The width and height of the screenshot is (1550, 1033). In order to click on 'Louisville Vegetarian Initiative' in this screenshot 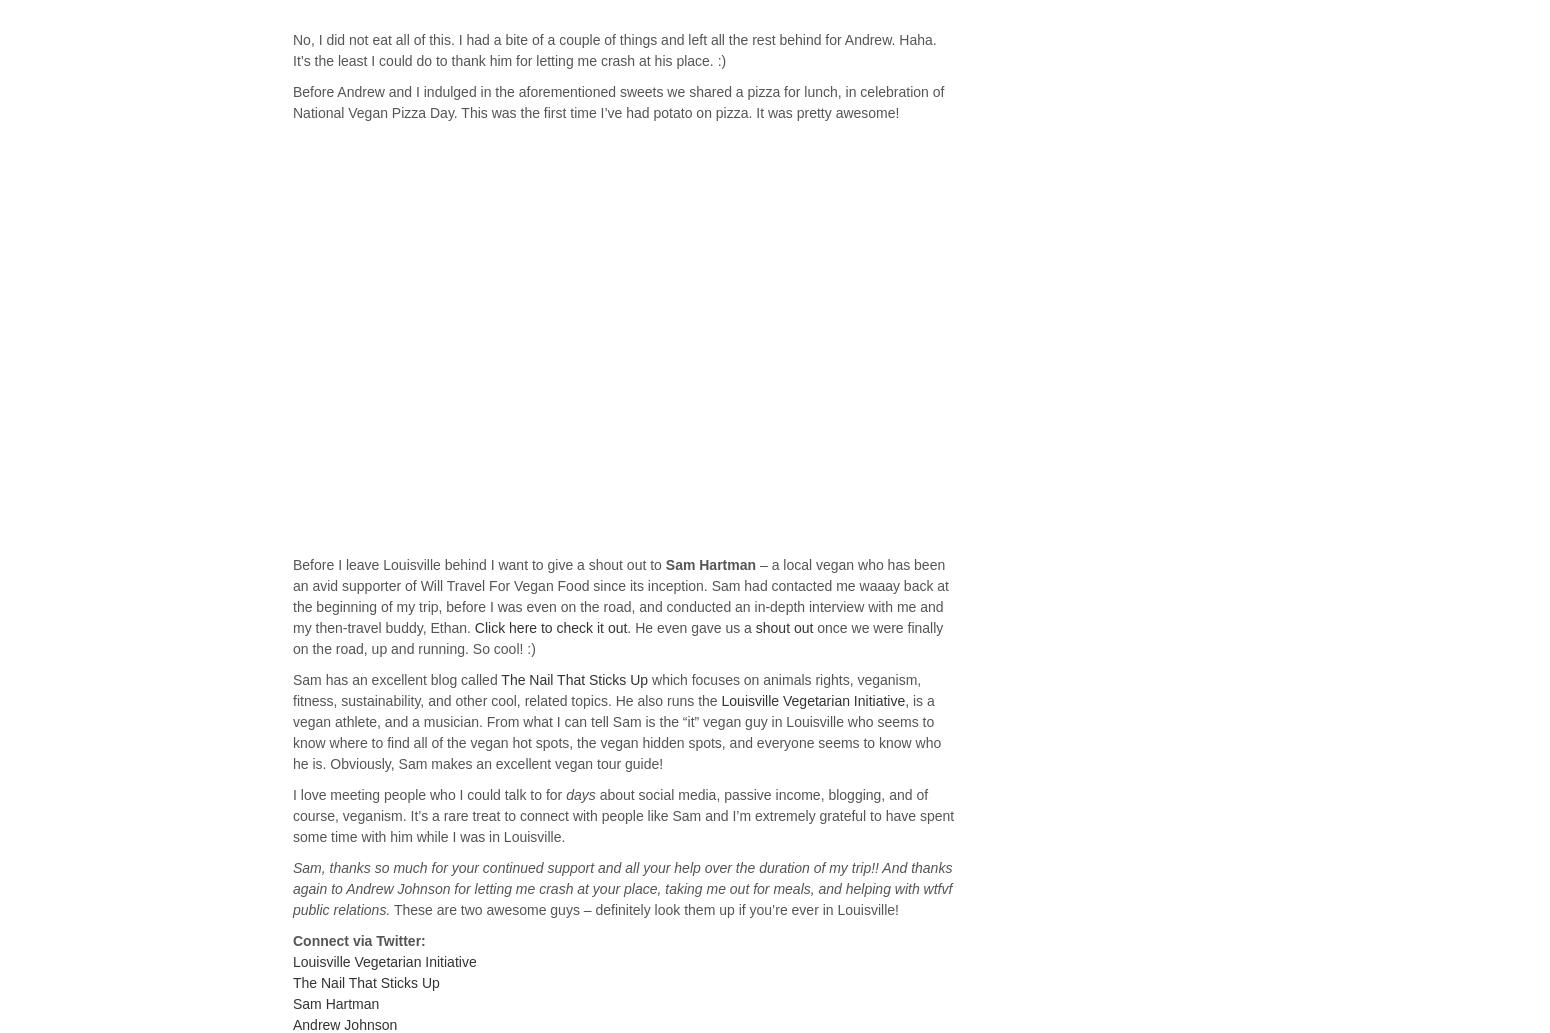, I will do `click(383, 961)`.